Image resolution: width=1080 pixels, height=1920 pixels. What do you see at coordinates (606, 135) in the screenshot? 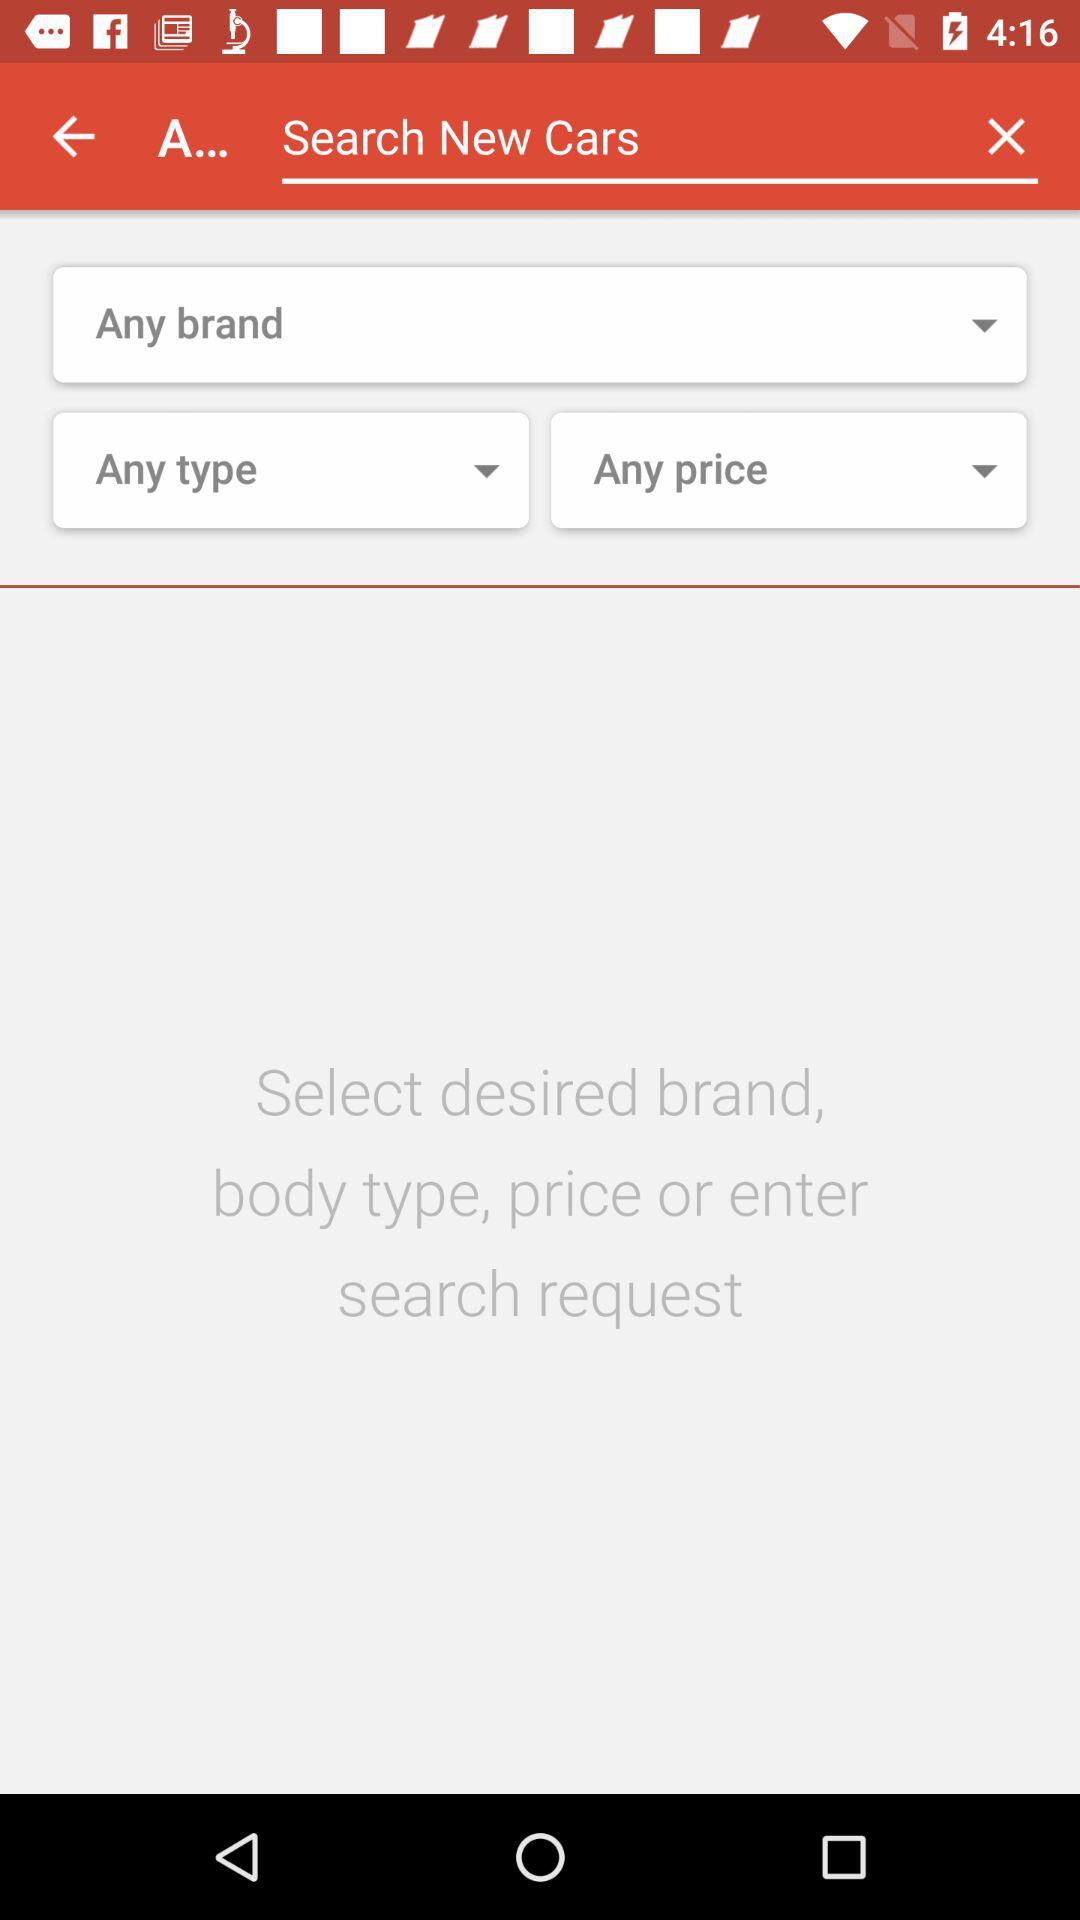
I see `icon to the right of autoportal icon` at bounding box center [606, 135].